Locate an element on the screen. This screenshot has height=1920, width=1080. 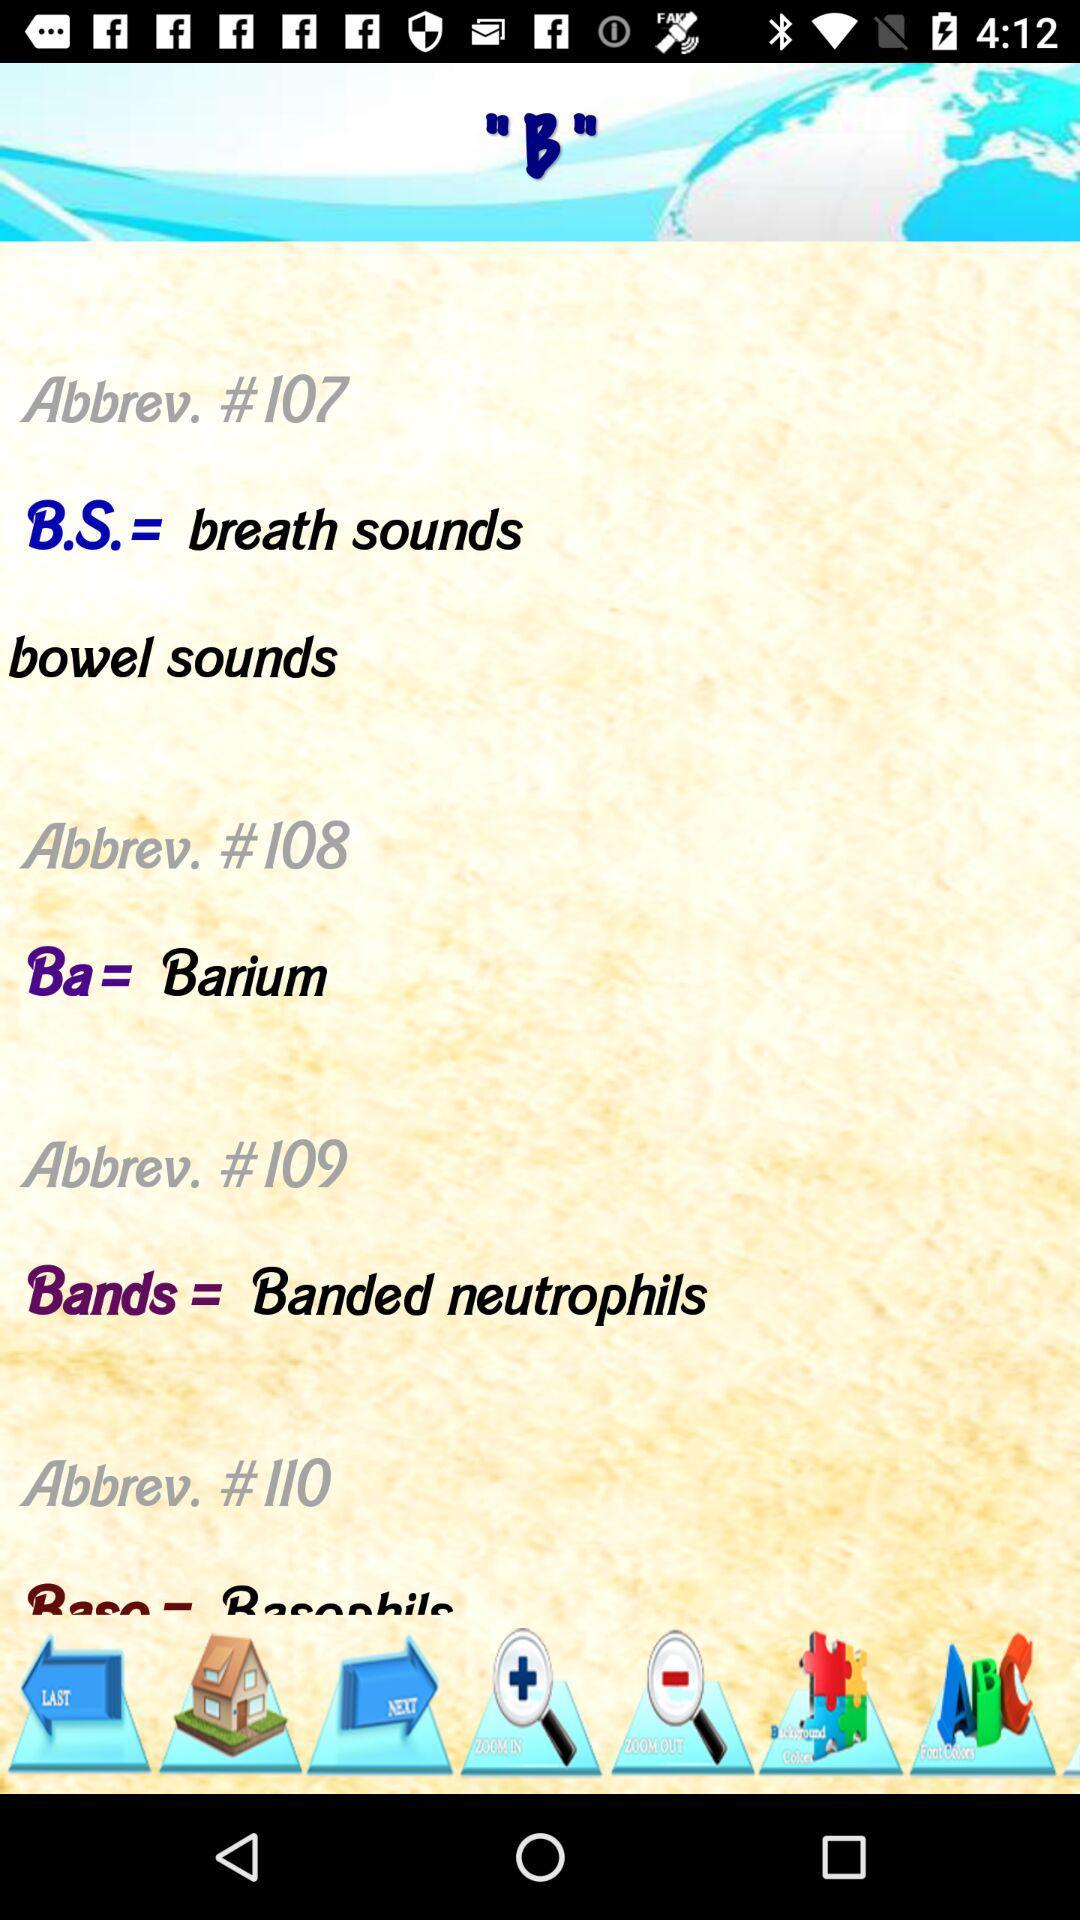
click abc is located at coordinates (981, 1702).